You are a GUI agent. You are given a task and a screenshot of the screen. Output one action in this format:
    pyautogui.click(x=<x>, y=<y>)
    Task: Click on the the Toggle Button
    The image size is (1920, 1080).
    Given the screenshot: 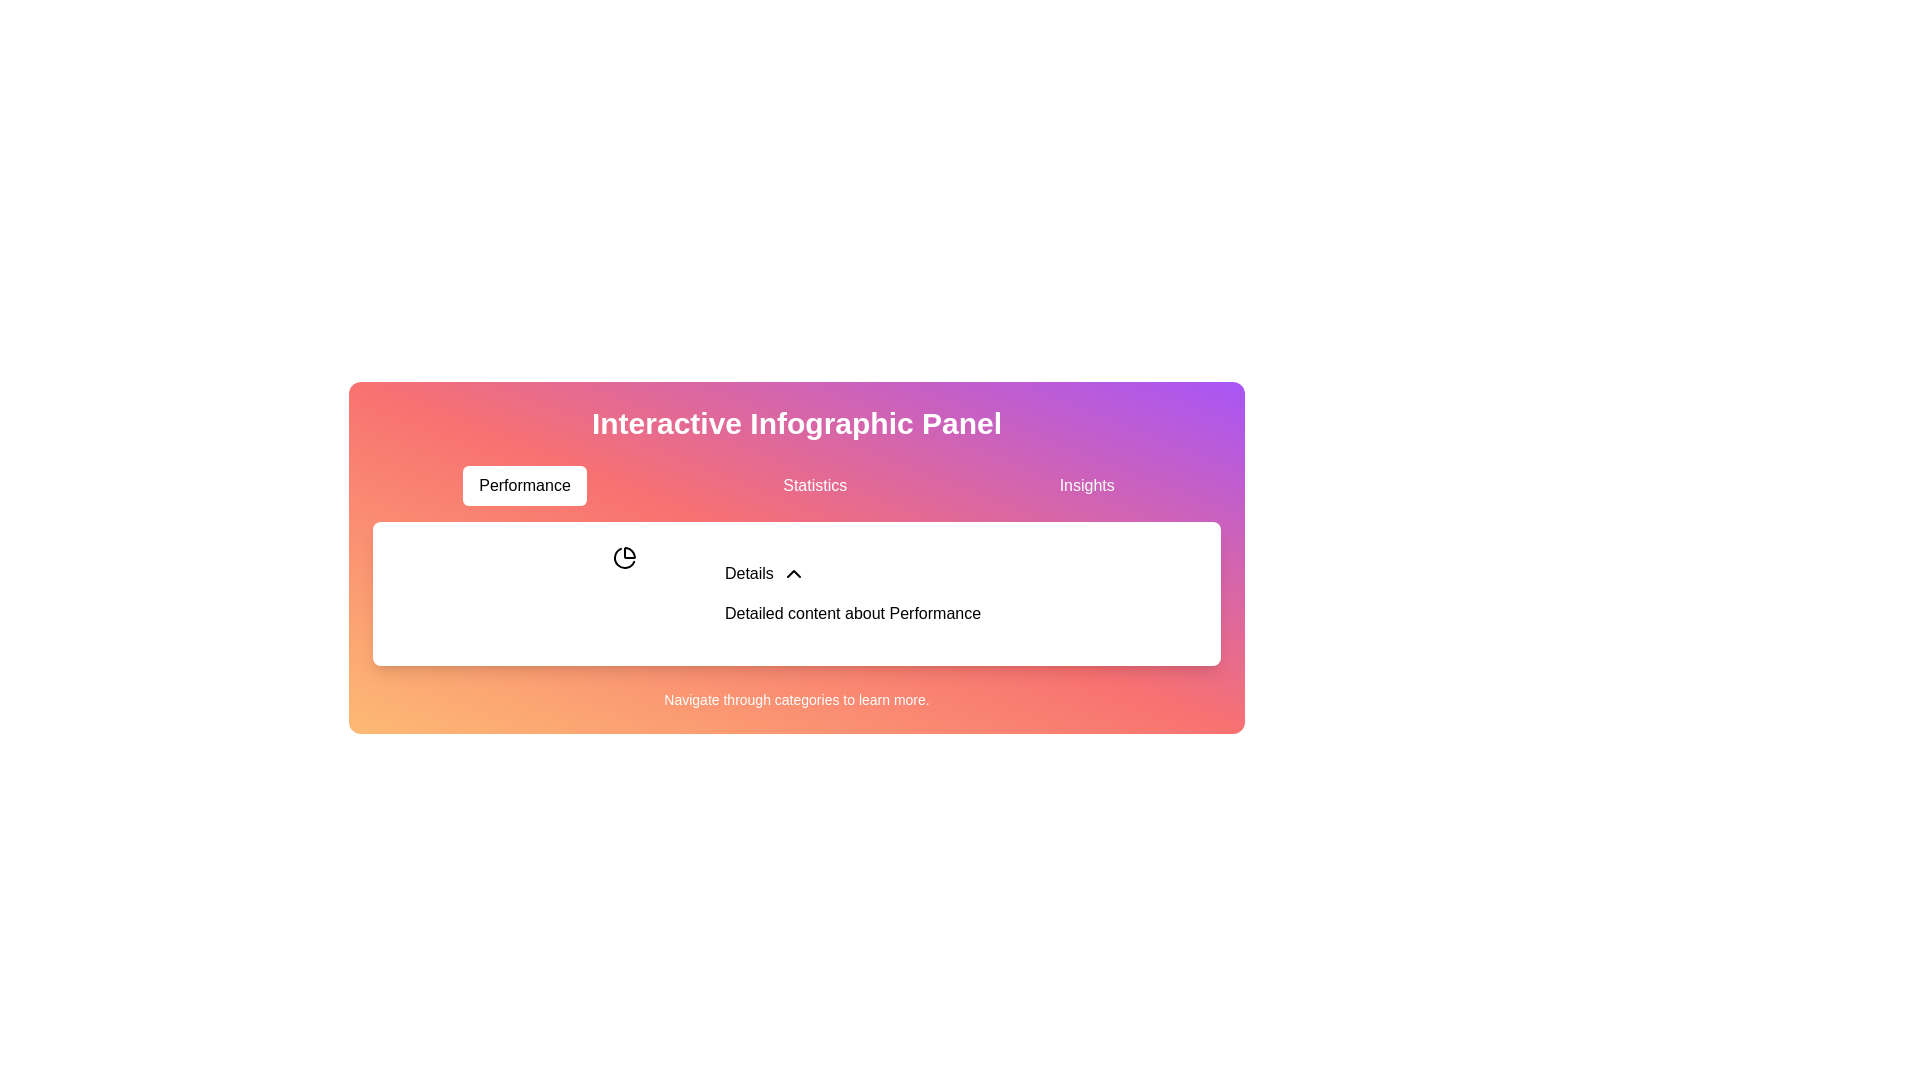 What is the action you would take?
    pyautogui.click(x=764, y=574)
    